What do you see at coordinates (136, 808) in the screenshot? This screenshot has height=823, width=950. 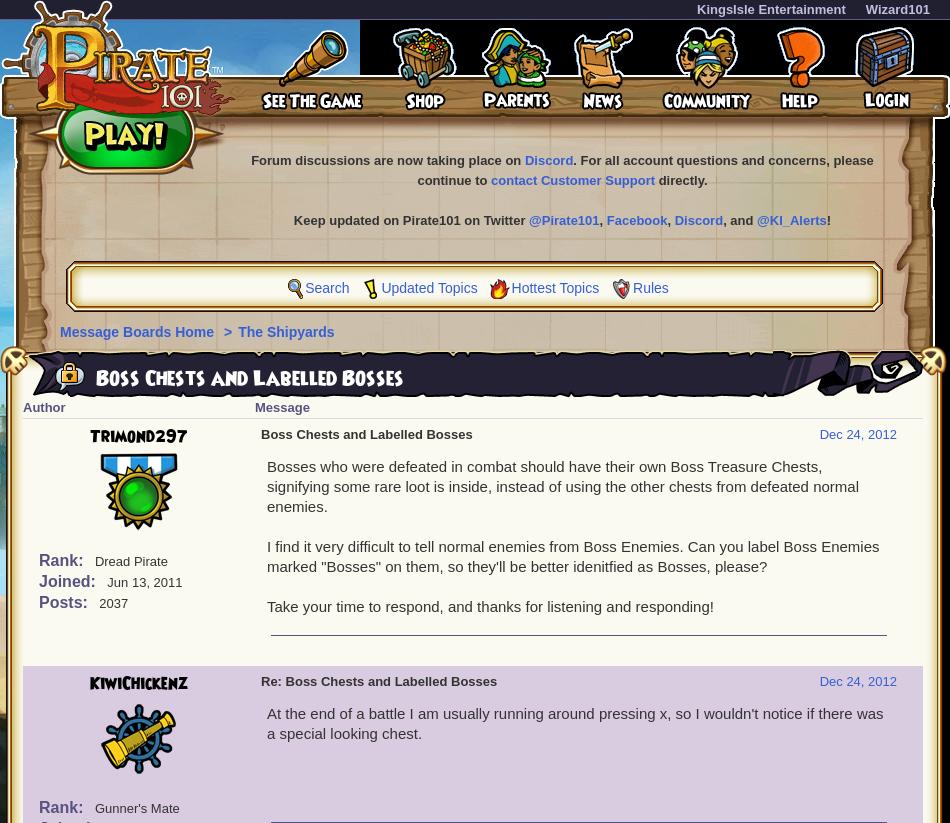 I see `'Gunner's Mate'` at bounding box center [136, 808].